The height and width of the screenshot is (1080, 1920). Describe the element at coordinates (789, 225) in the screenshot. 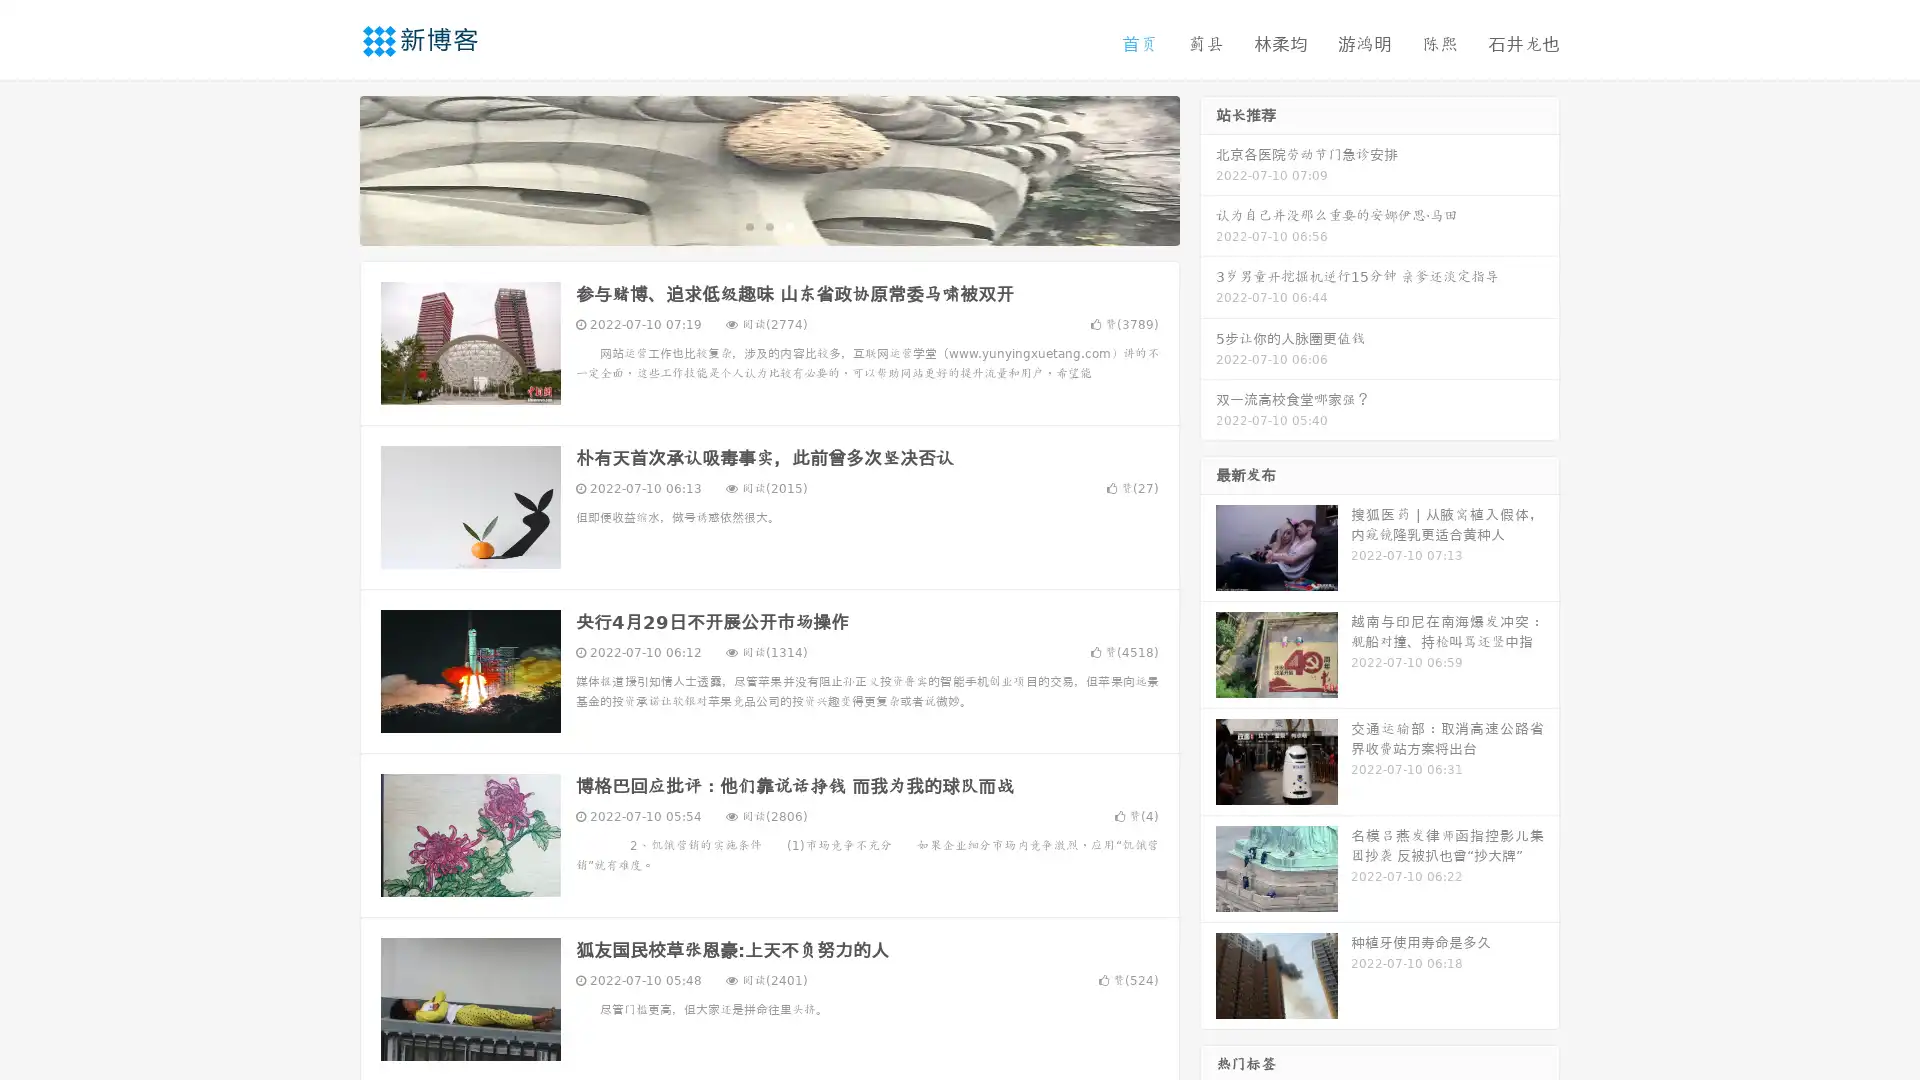

I see `Go to slide 3` at that location.